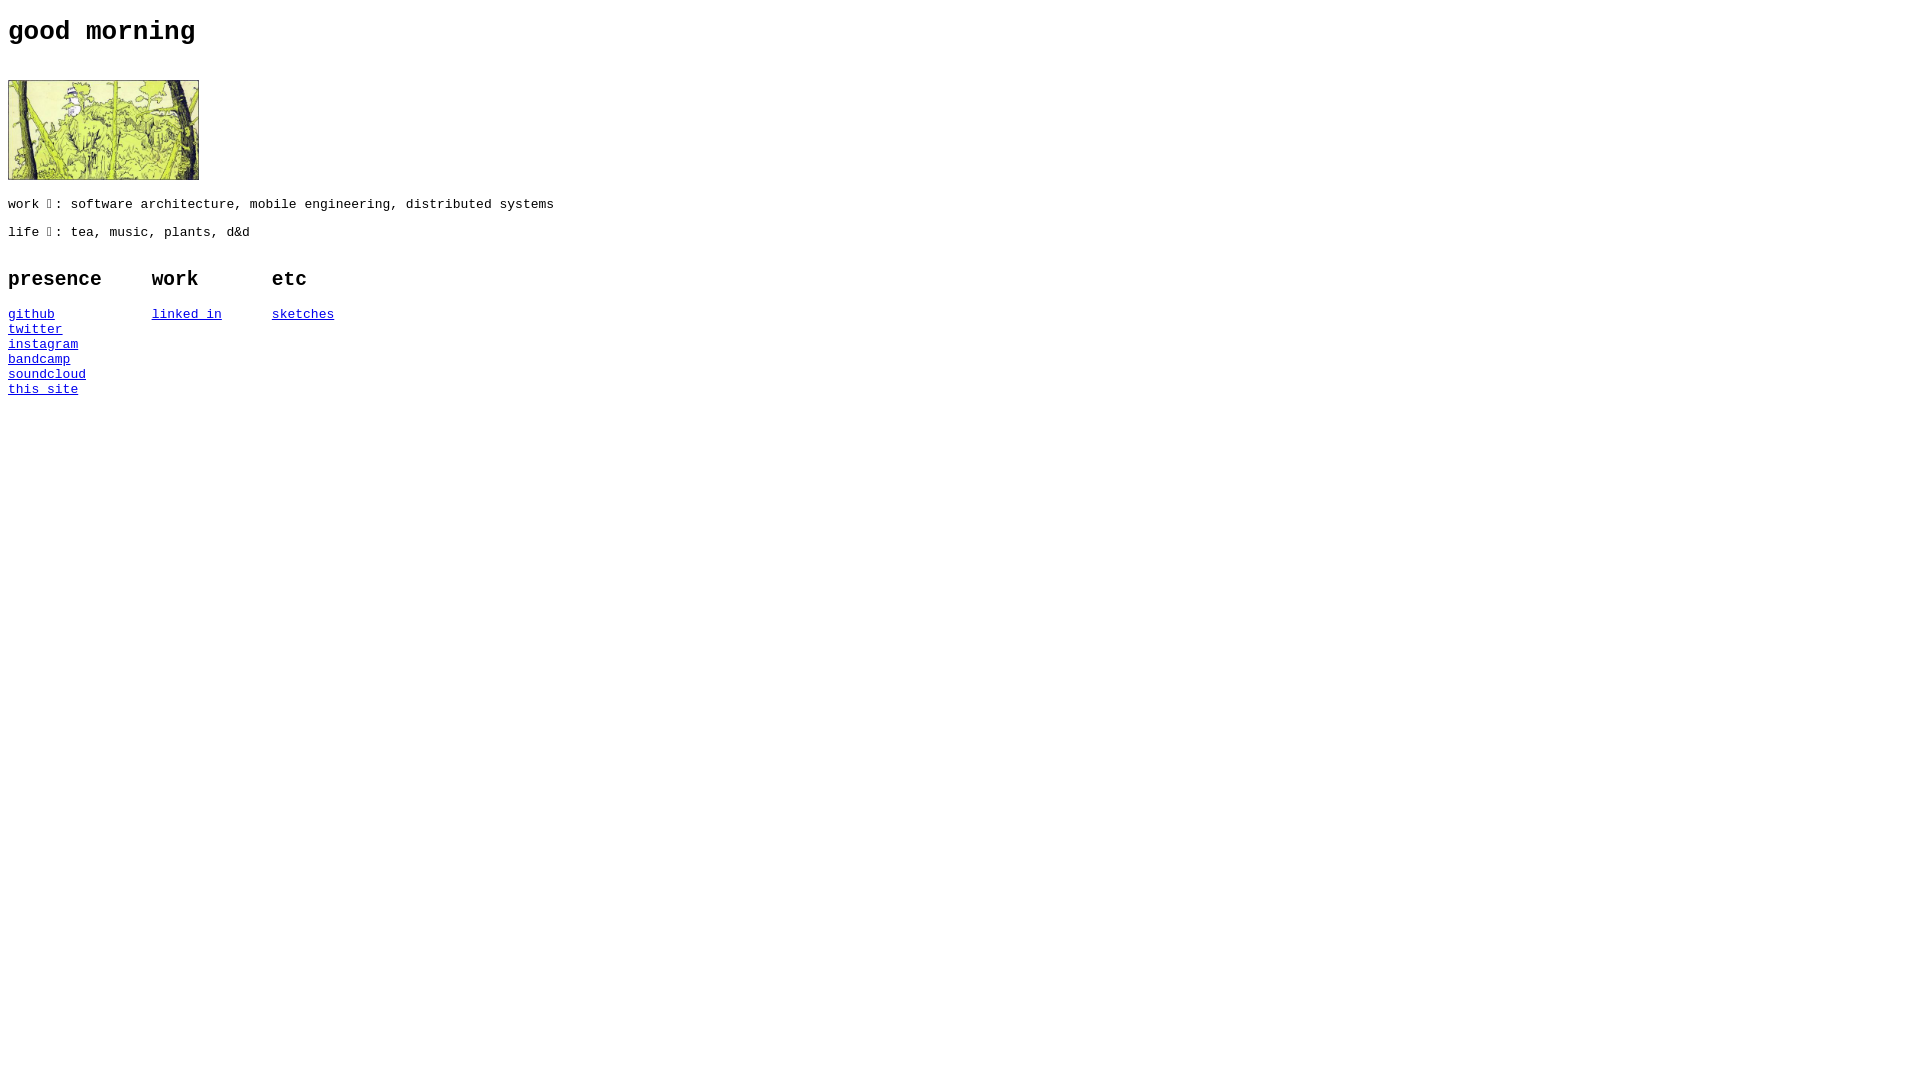  Describe the element at coordinates (8, 343) in the screenshot. I see `'instagram'` at that location.